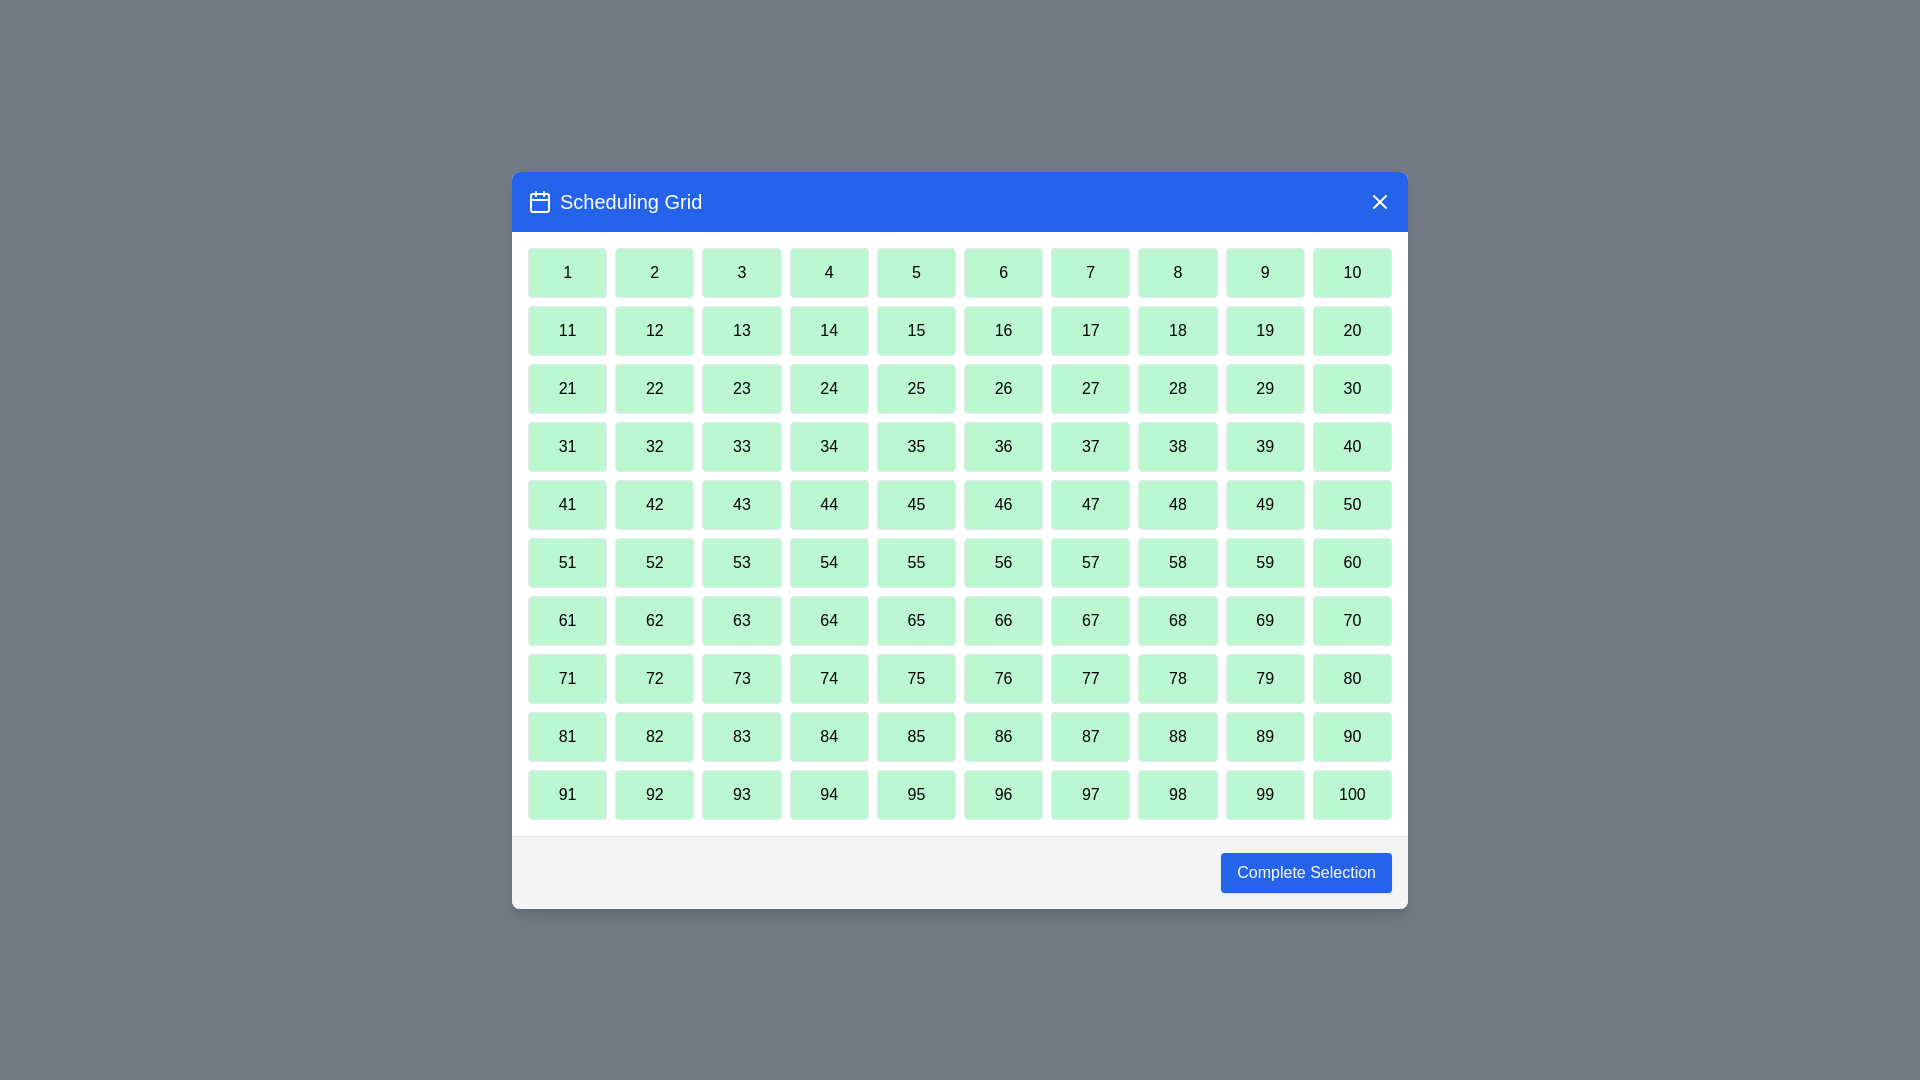 The height and width of the screenshot is (1080, 1920). What do you see at coordinates (1305, 870) in the screenshot?
I see `the 'Complete Selection' button to close the dialog` at bounding box center [1305, 870].